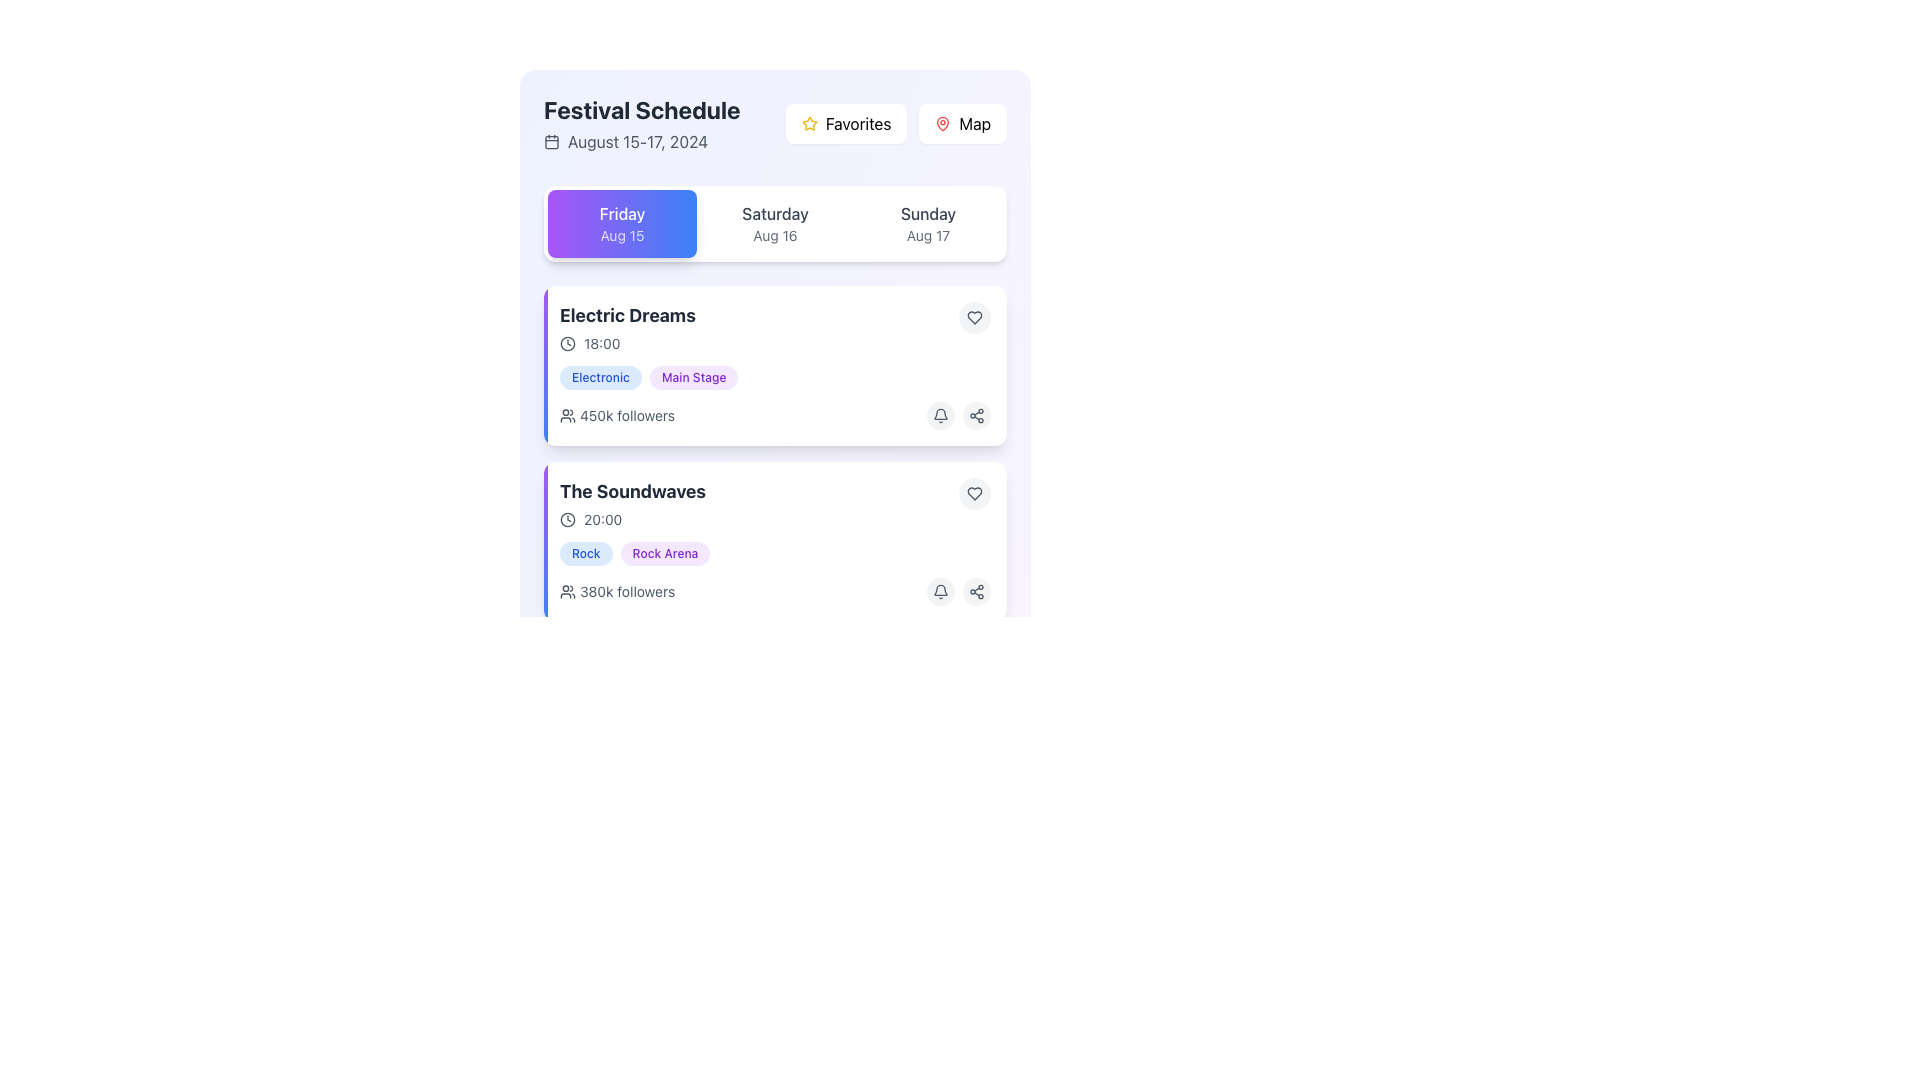 This screenshot has width=1920, height=1080. What do you see at coordinates (939, 590) in the screenshot?
I see `the notification bell icon button, which is styled with a circular boundary and located on the right-hand side of the listing entry for 'Electric Dreams'` at bounding box center [939, 590].